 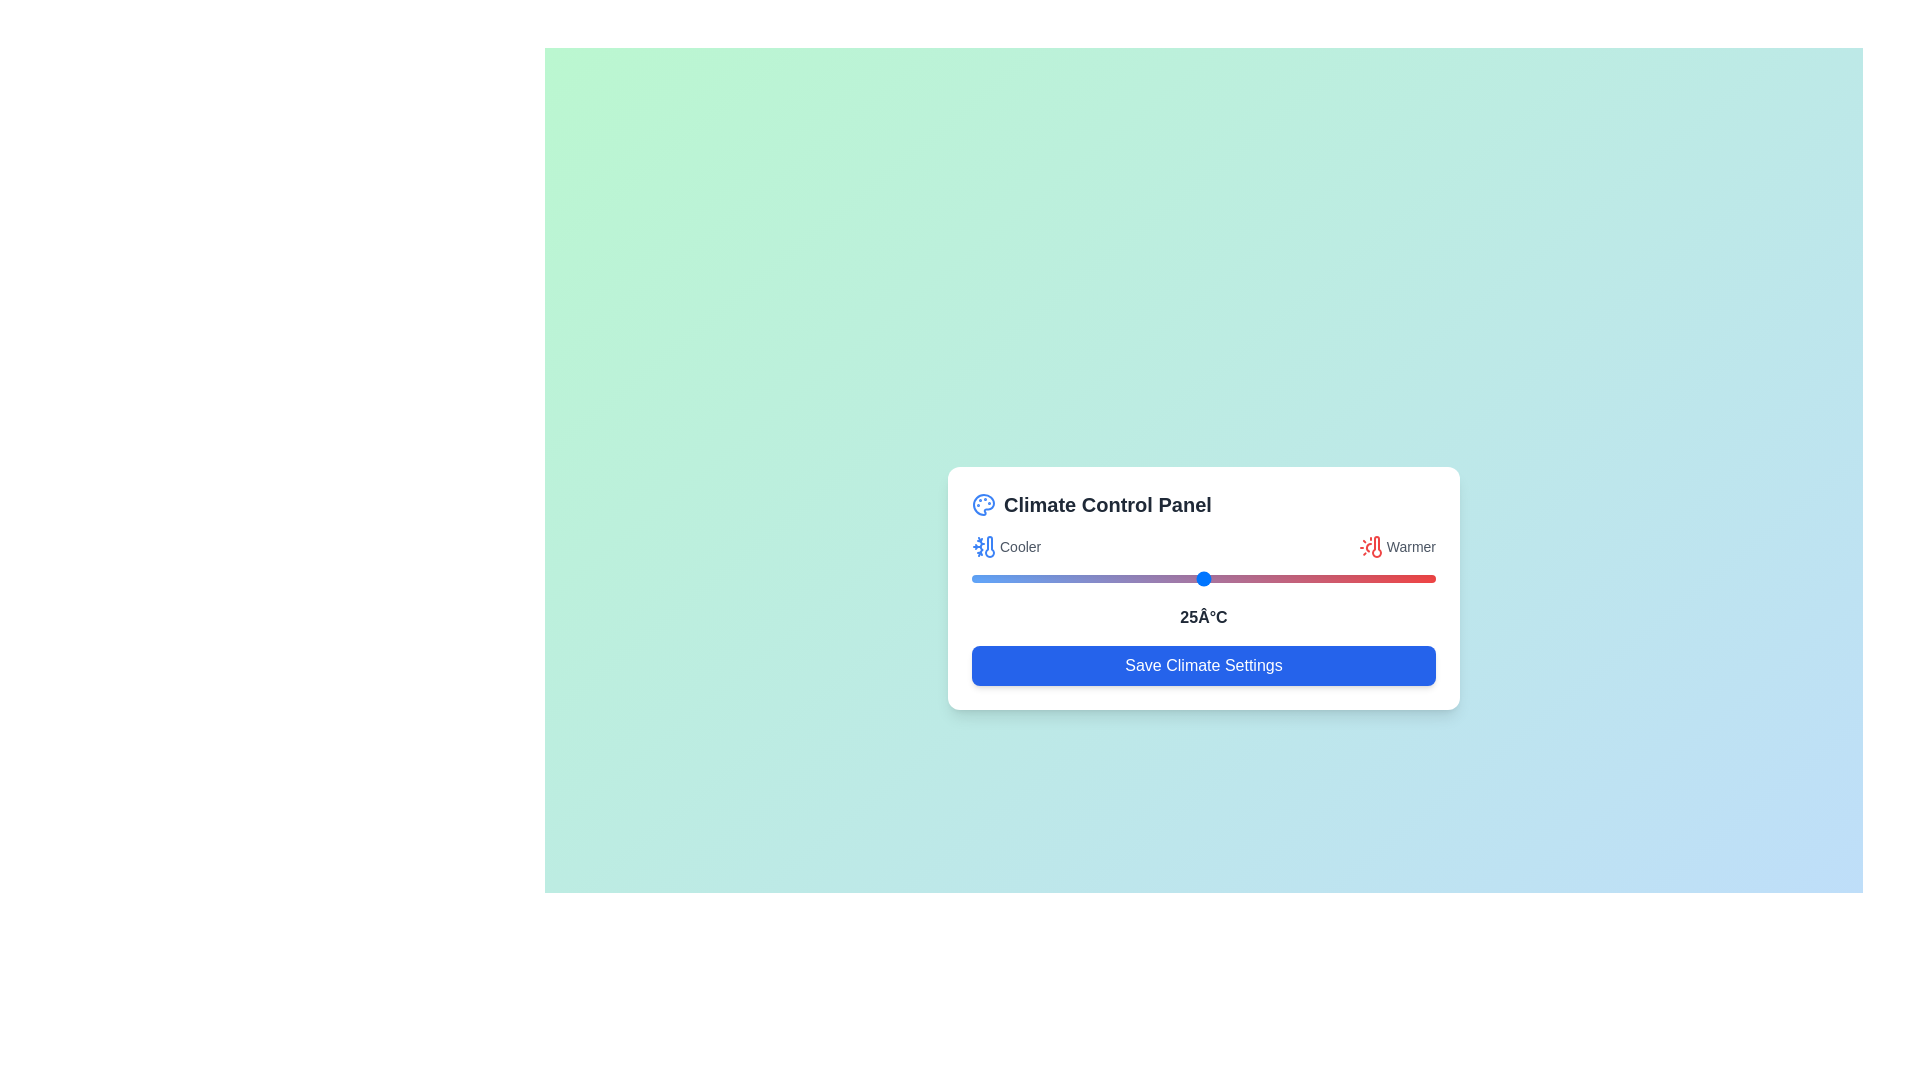 I want to click on 'Save Climate Settings' button, so click(x=1203, y=665).